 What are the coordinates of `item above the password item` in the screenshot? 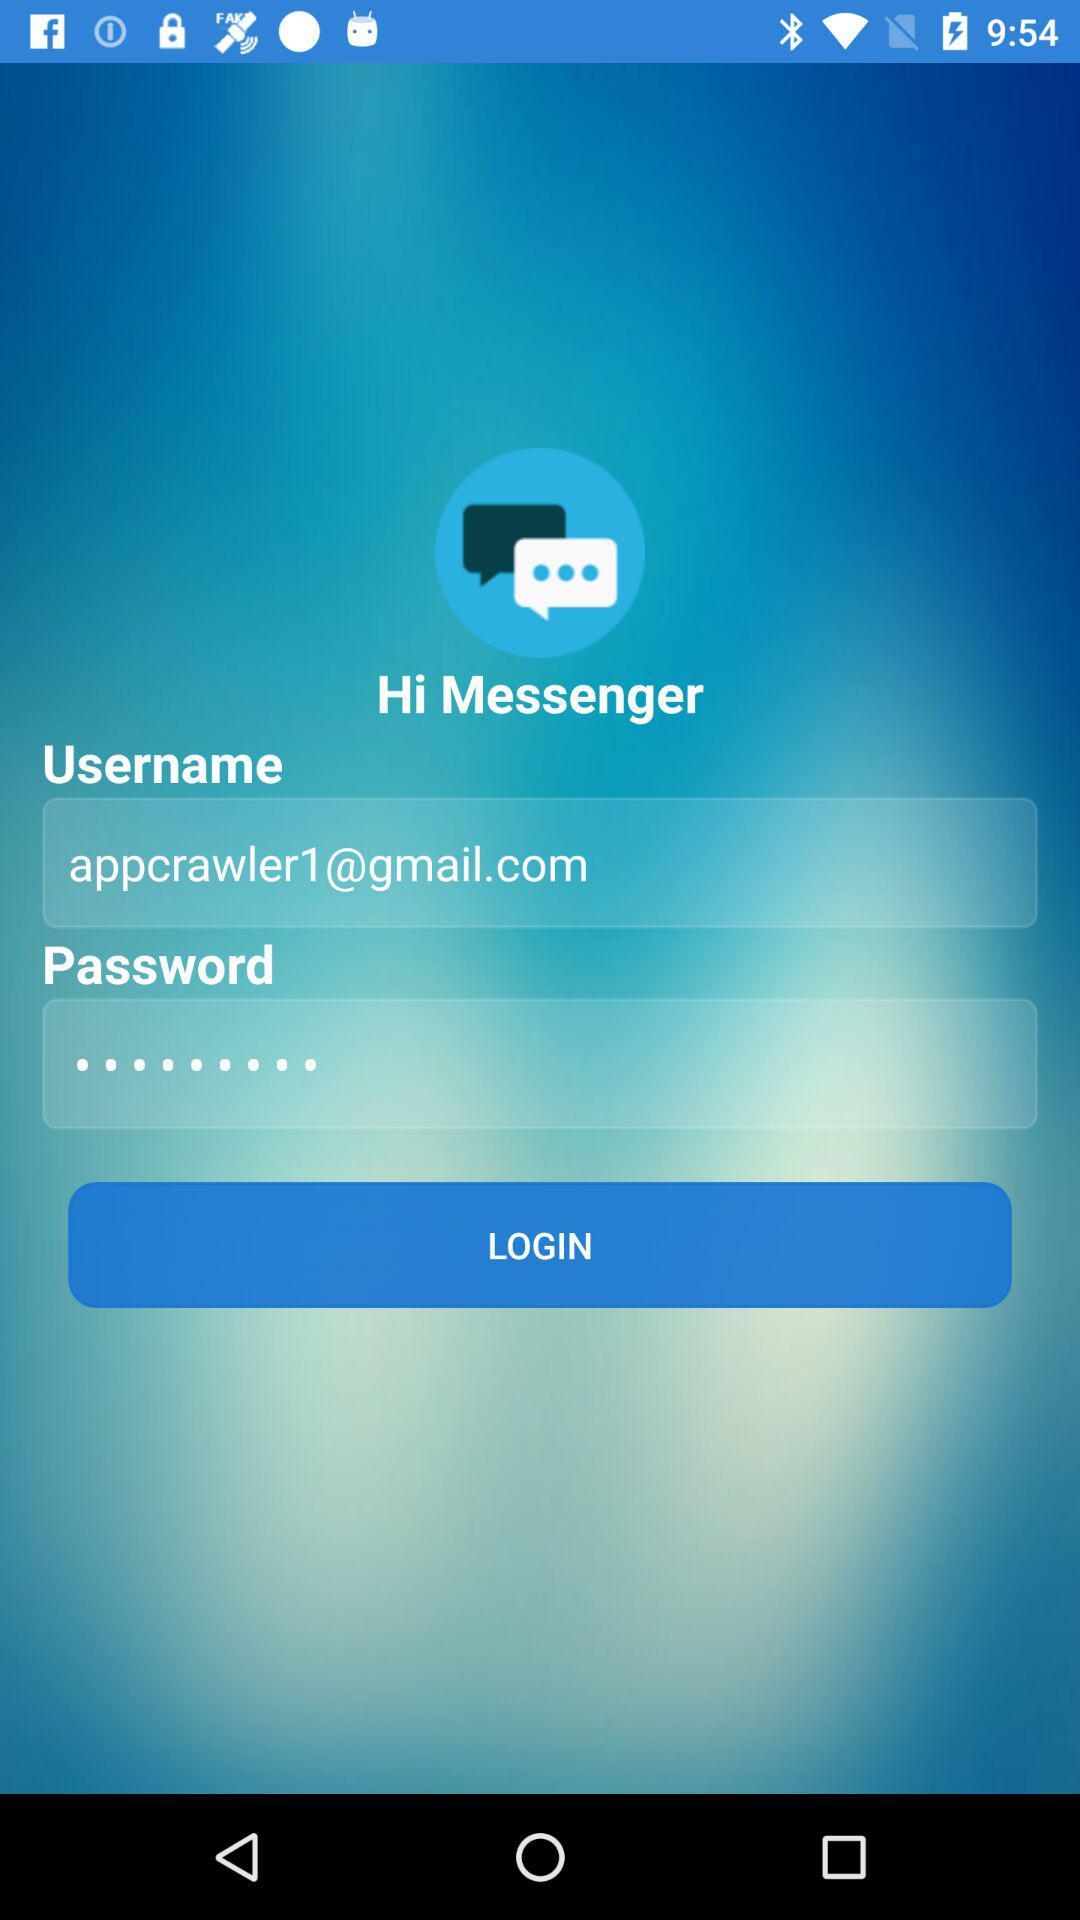 It's located at (540, 862).